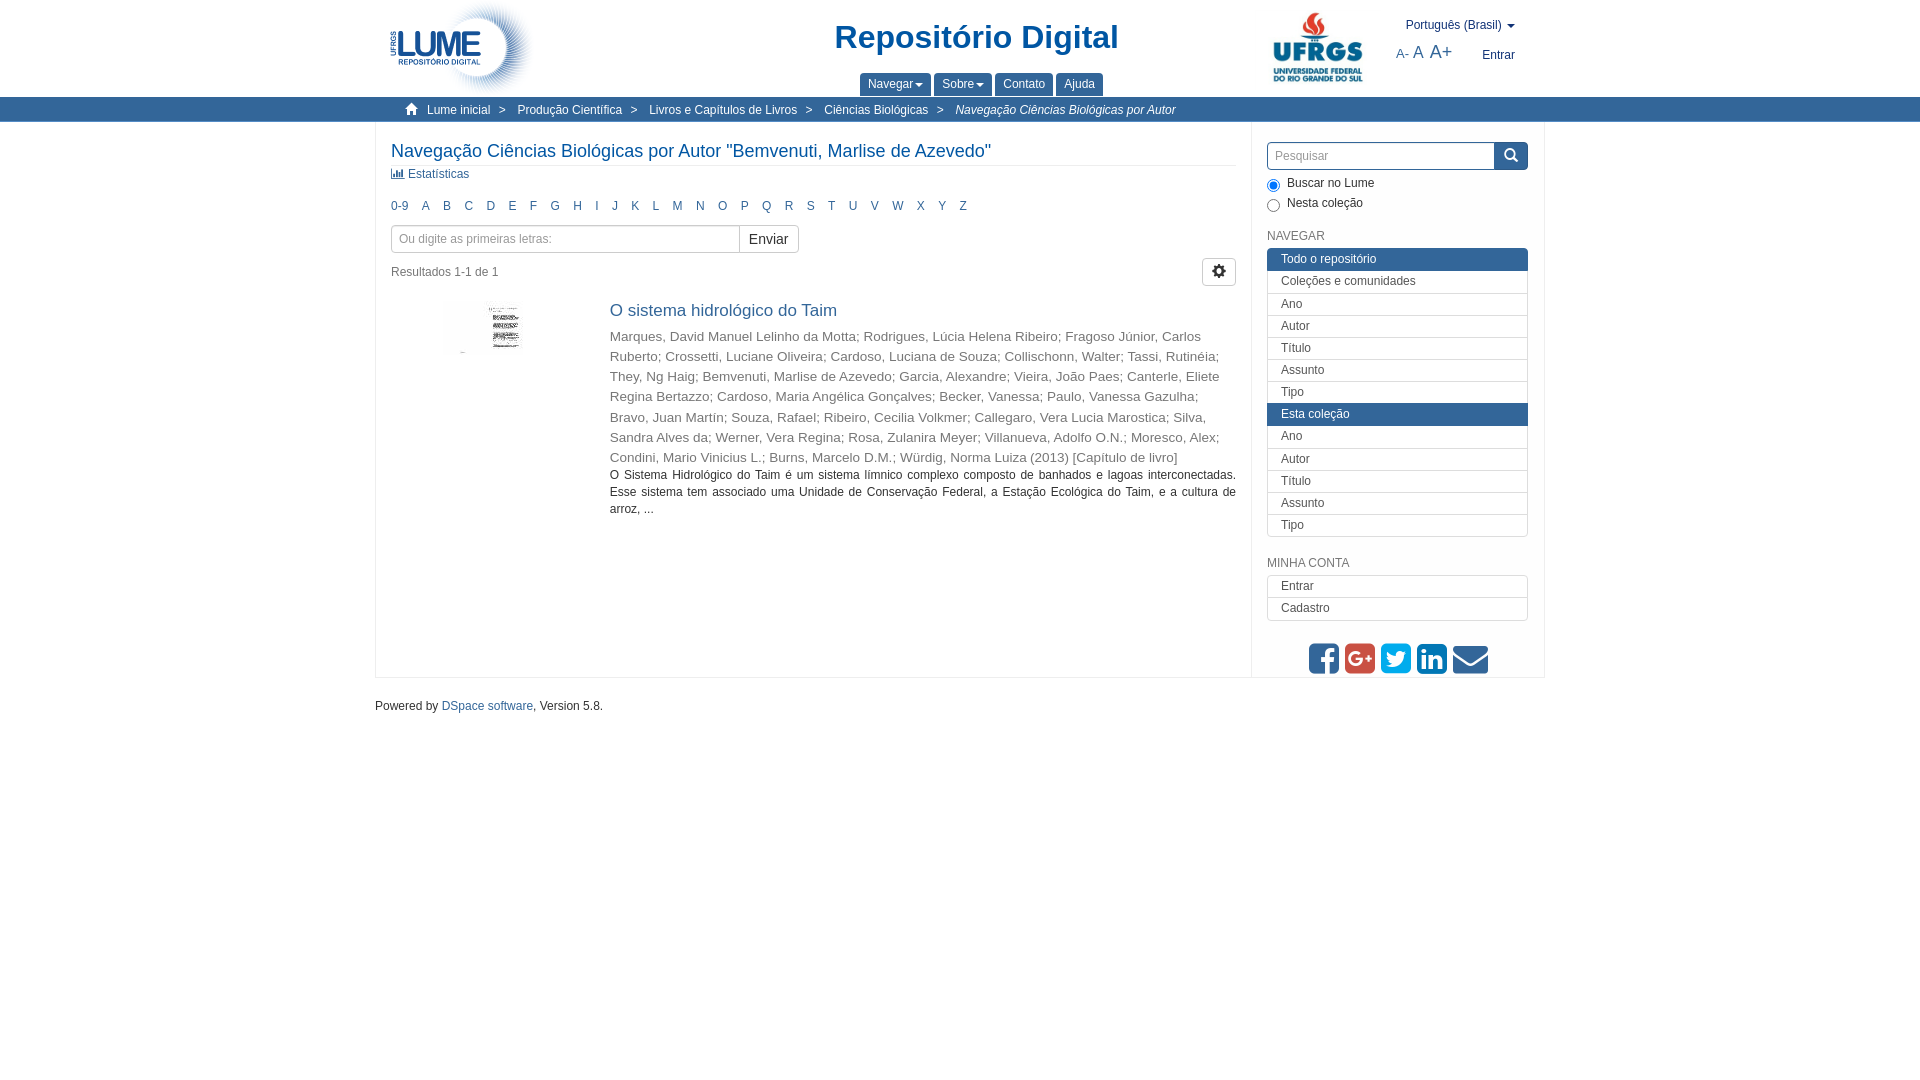 The image size is (1920, 1080). What do you see at coordinates (425, 205) in the screenshot?
I see `'A'` at bounding box center [425, 205].